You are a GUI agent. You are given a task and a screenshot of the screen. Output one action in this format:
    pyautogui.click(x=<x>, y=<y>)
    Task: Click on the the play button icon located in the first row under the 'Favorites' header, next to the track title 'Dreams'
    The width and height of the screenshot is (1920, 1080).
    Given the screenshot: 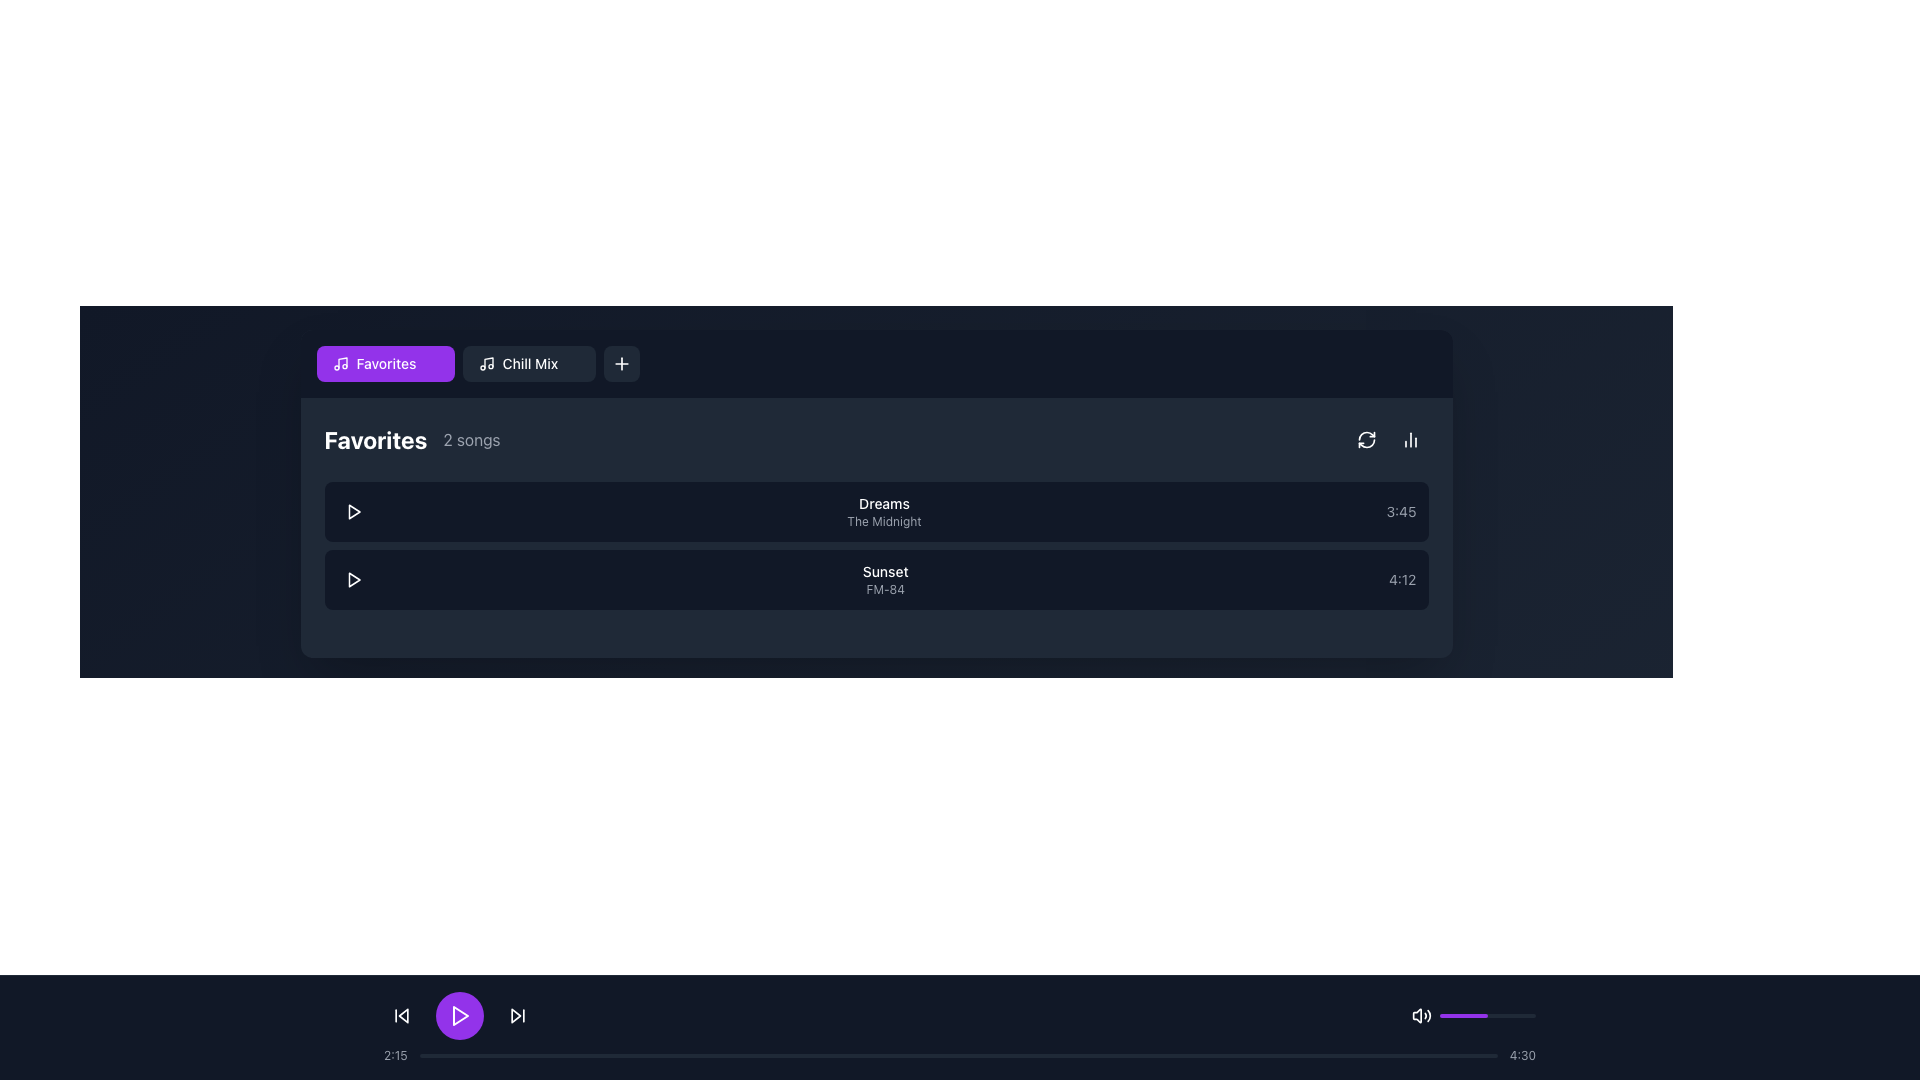 What is the action you would take?
    pyautogui.click(x=353, y=511)
    